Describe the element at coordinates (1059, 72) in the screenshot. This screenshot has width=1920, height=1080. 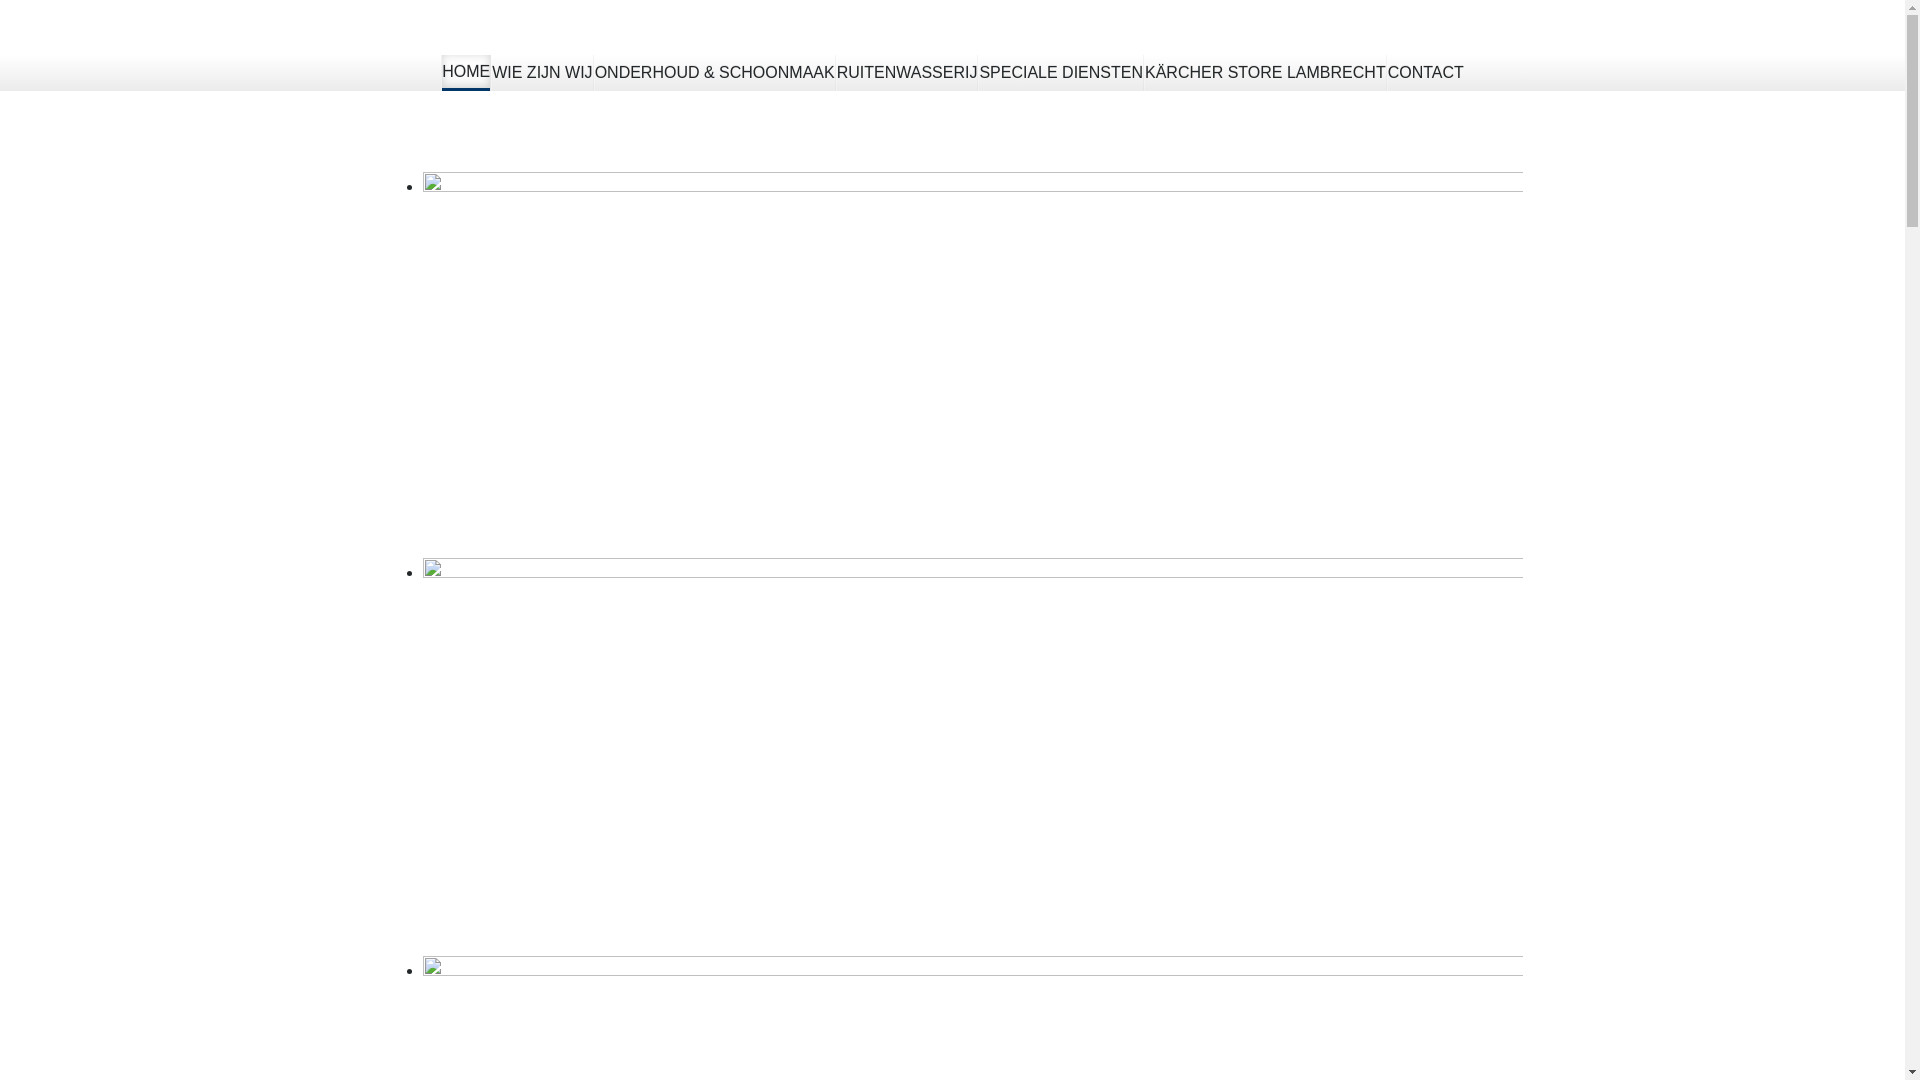
I see `'SPECIALE DIENSTEN'` at that location.